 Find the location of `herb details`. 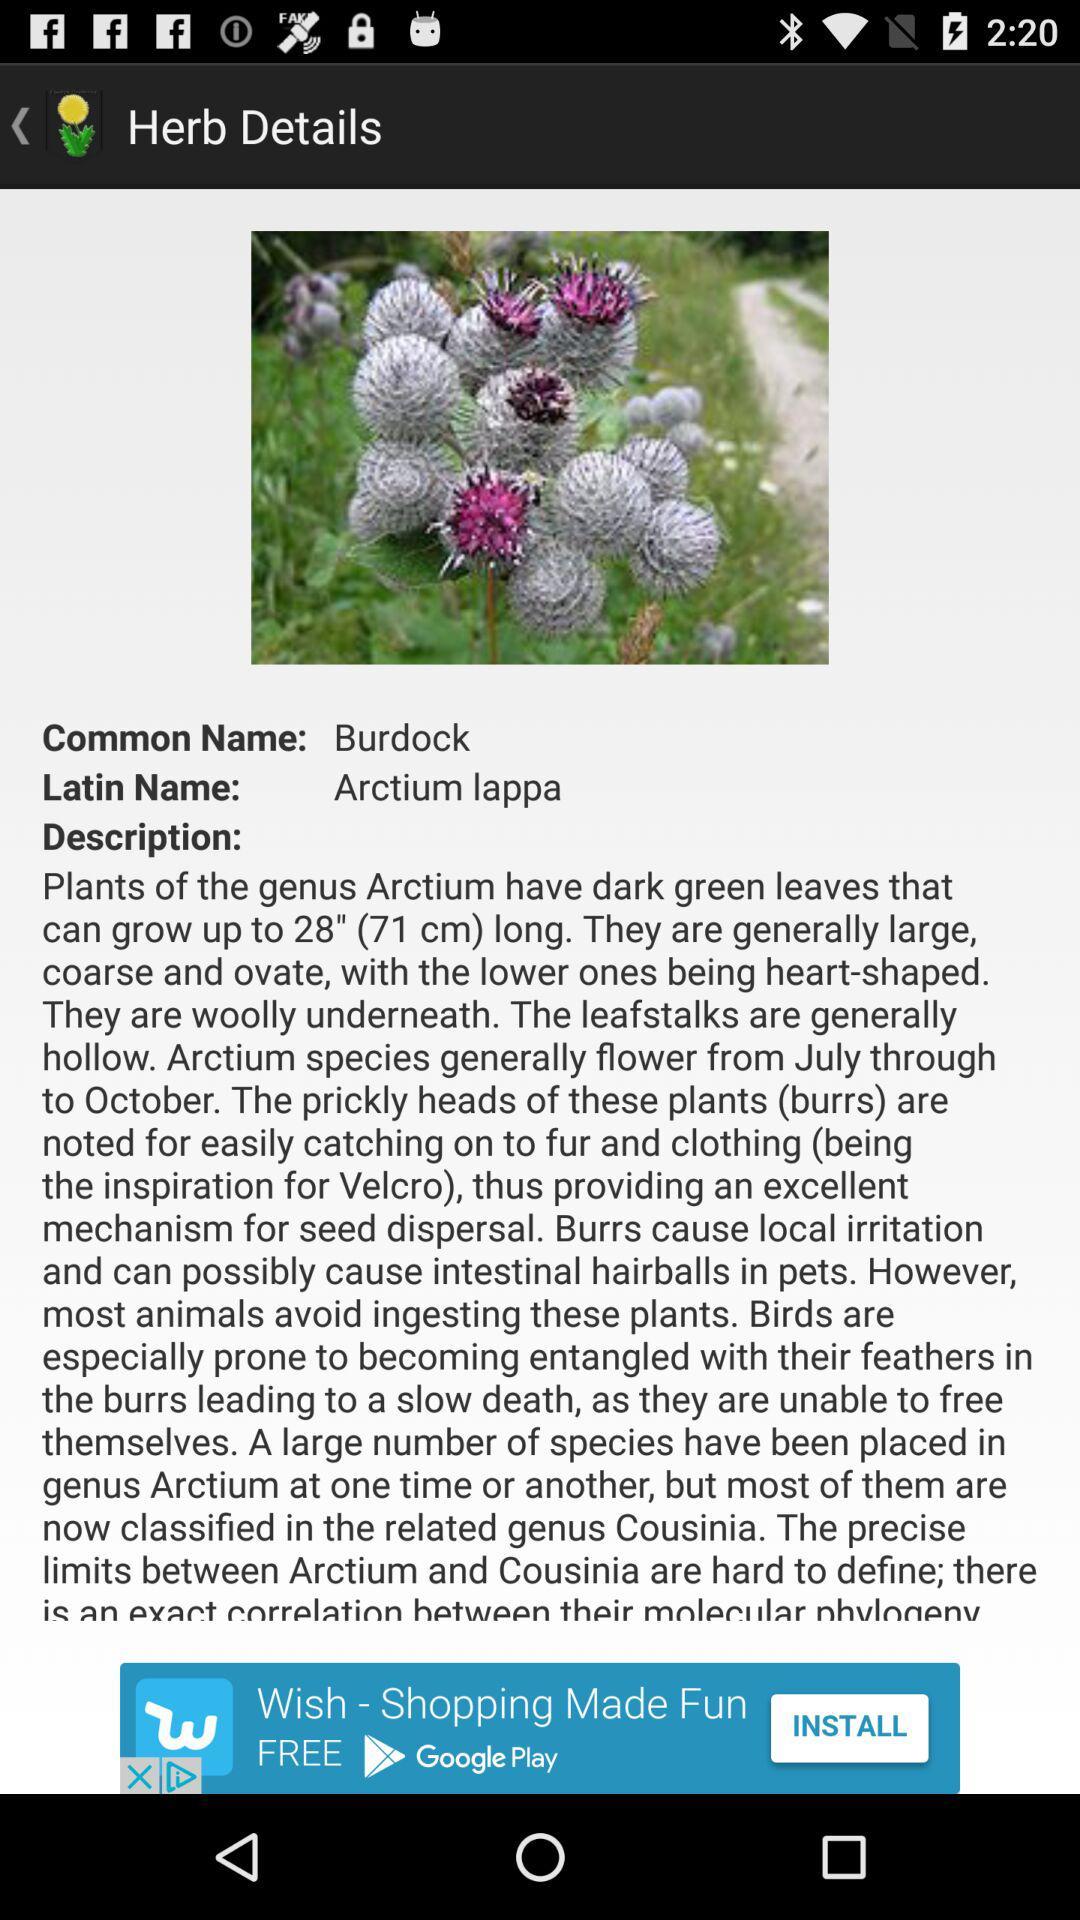

herb details is located at coordinates (540, 1727).